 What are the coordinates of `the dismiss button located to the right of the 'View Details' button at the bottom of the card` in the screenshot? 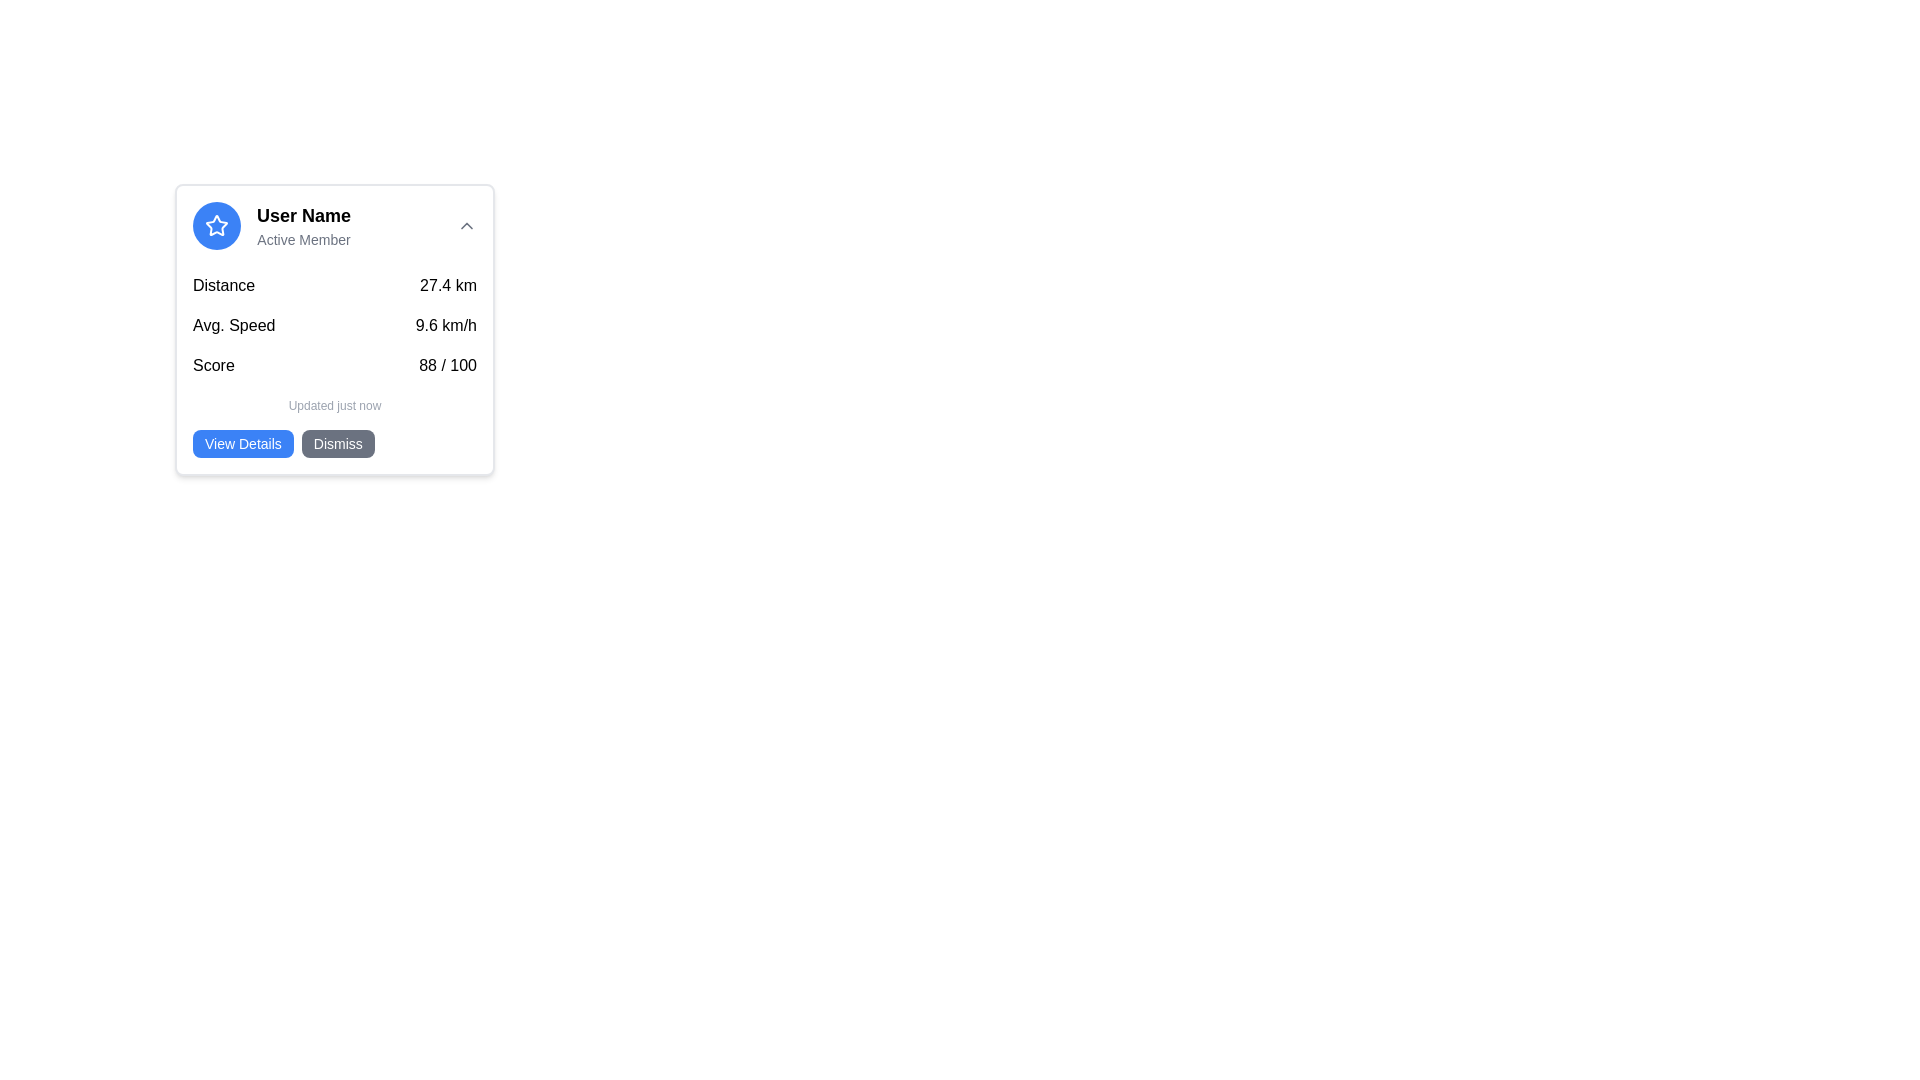 It's located at (338, 442).